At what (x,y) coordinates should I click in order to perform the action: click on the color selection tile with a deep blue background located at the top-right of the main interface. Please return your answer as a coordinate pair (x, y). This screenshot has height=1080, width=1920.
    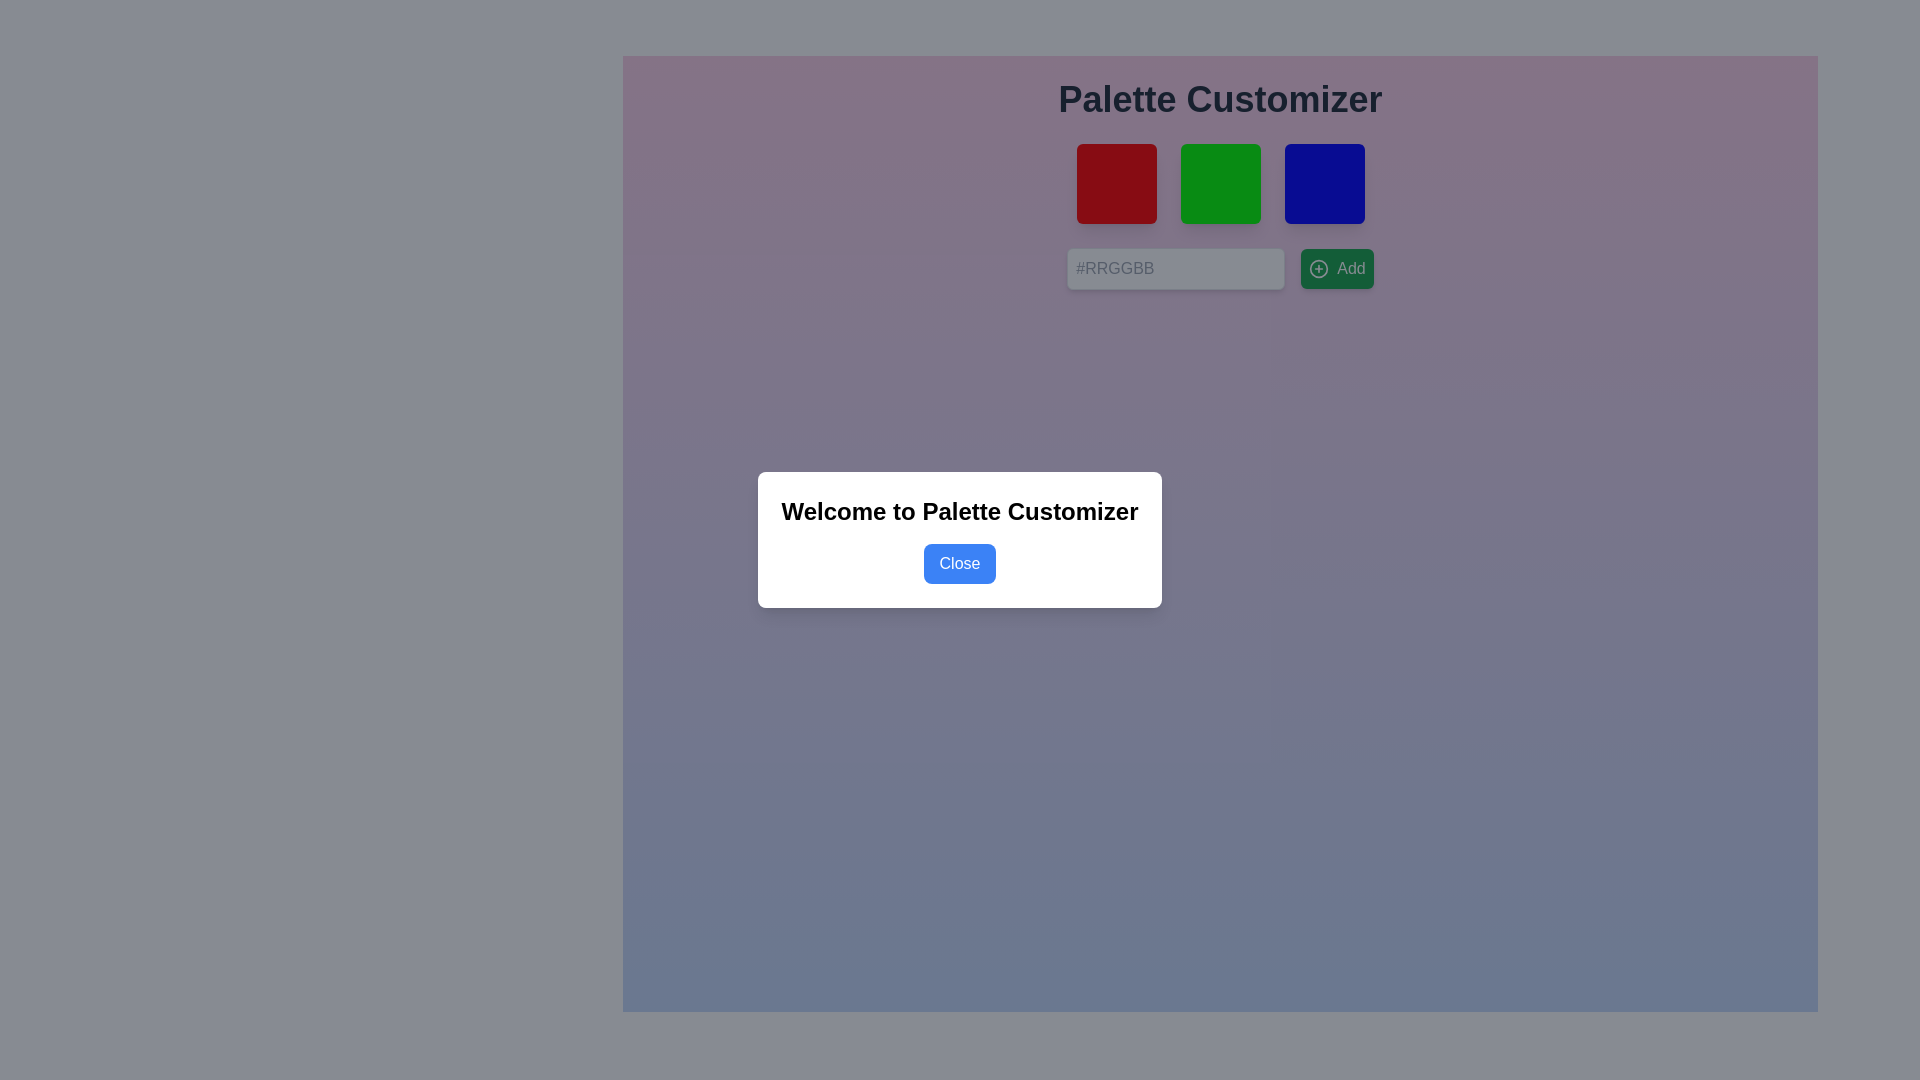
    Looking at the image, I should click on (1324, 184).